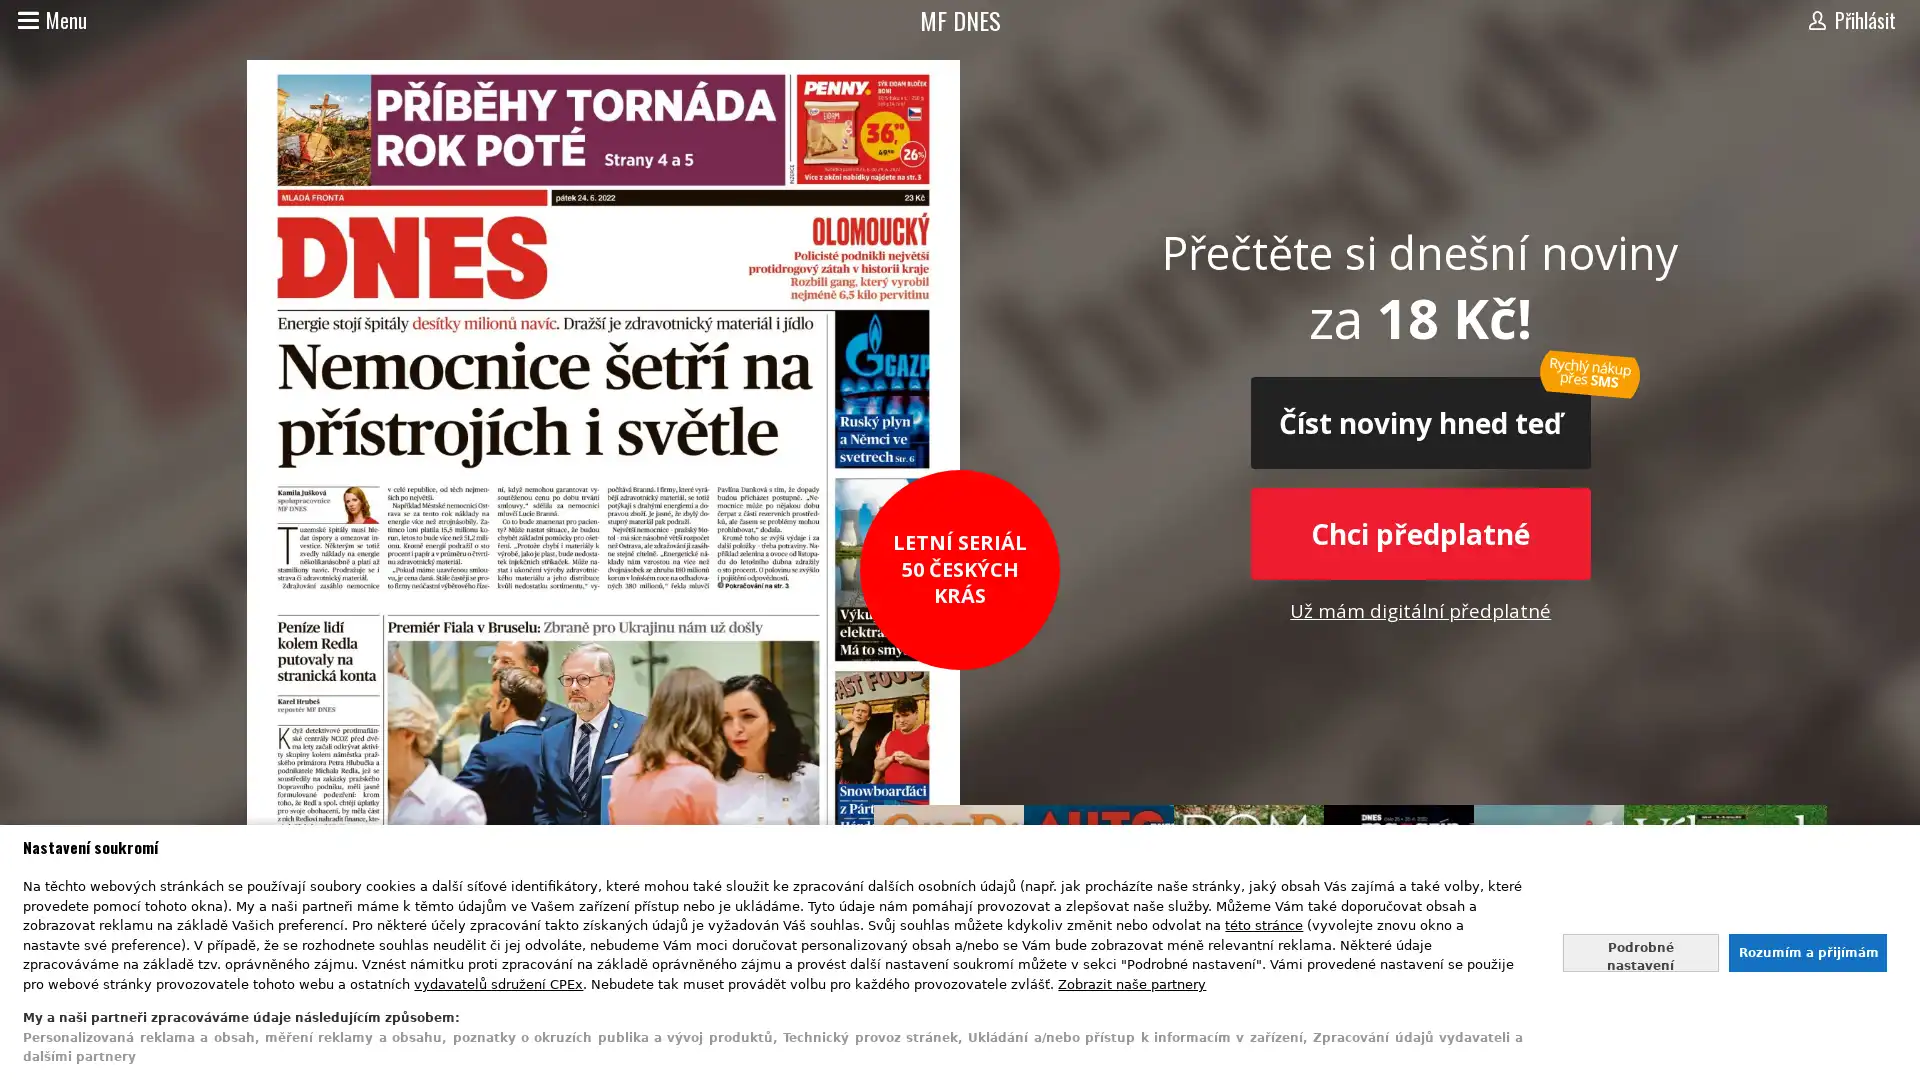  I want to click on Nastavte sve souhlasy, so click(1640, 951).